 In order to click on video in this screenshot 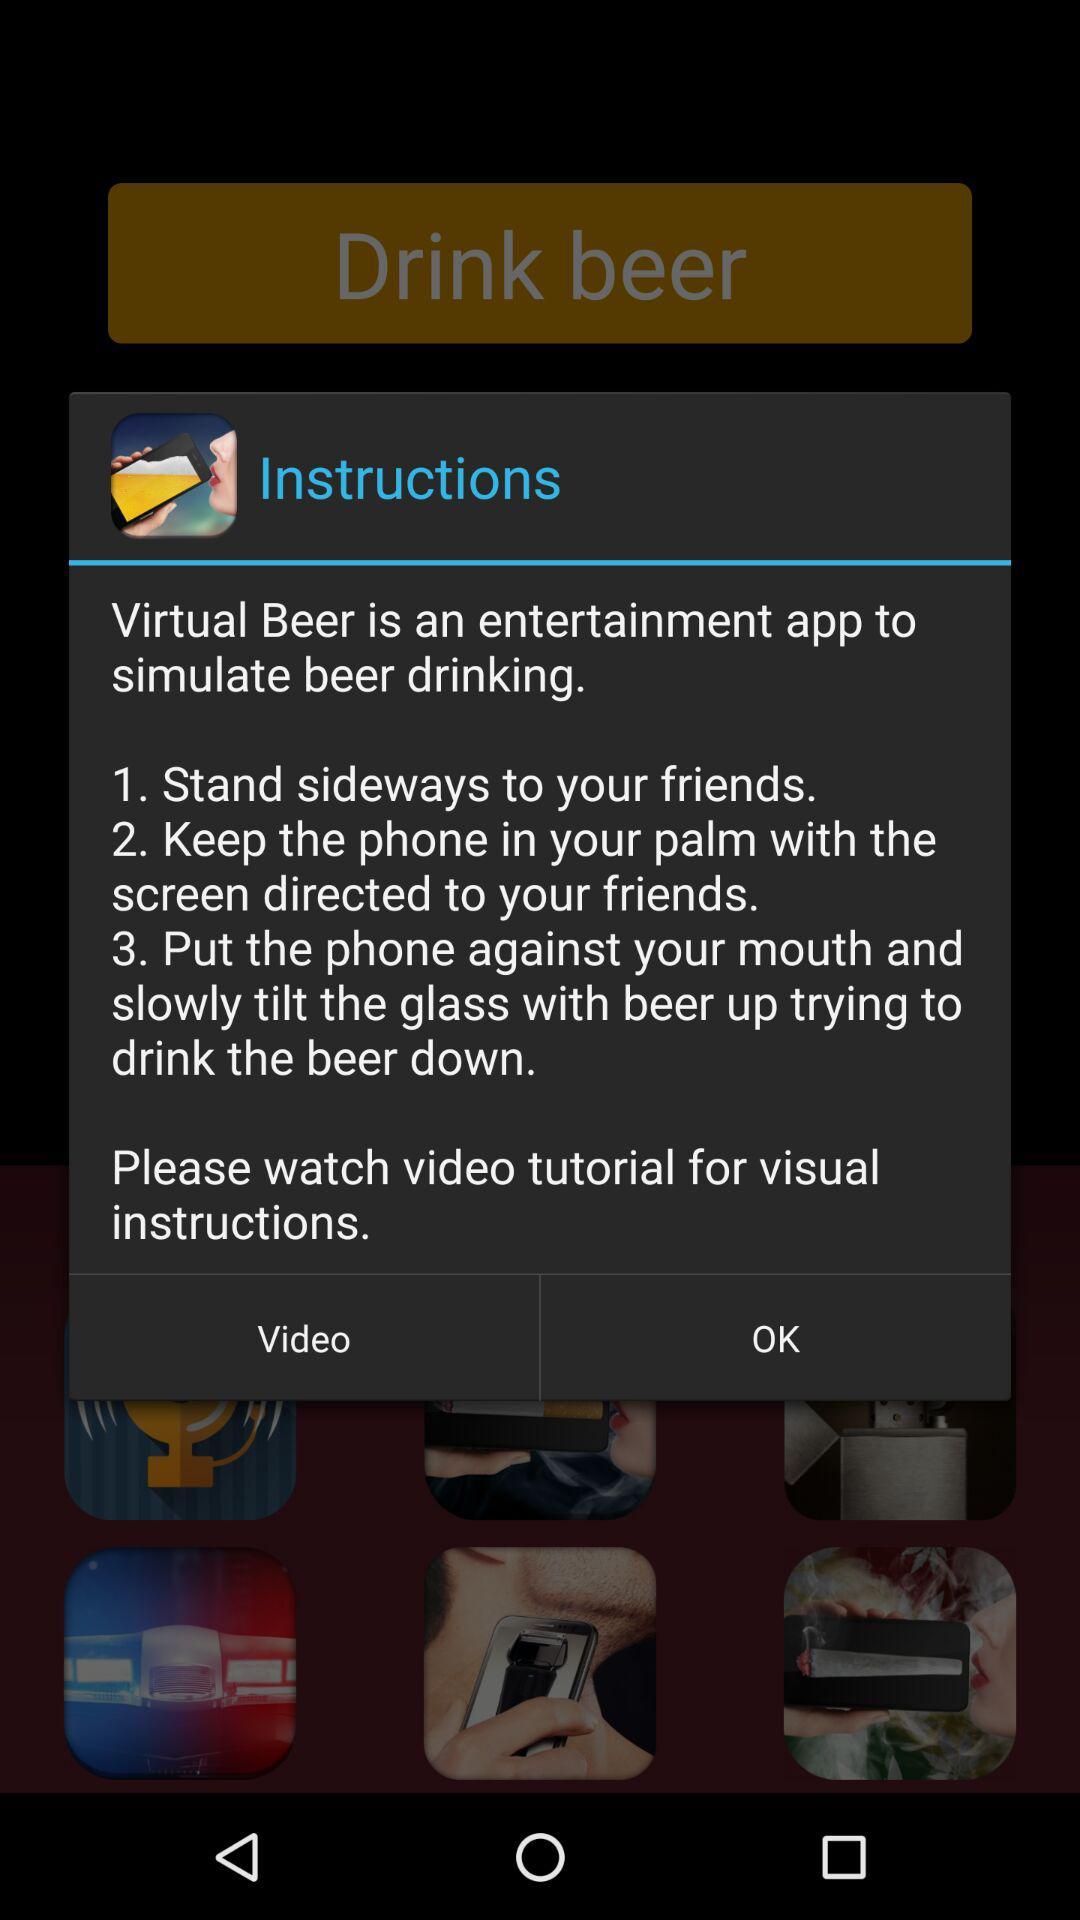, I will do `click(304, 1338)`.